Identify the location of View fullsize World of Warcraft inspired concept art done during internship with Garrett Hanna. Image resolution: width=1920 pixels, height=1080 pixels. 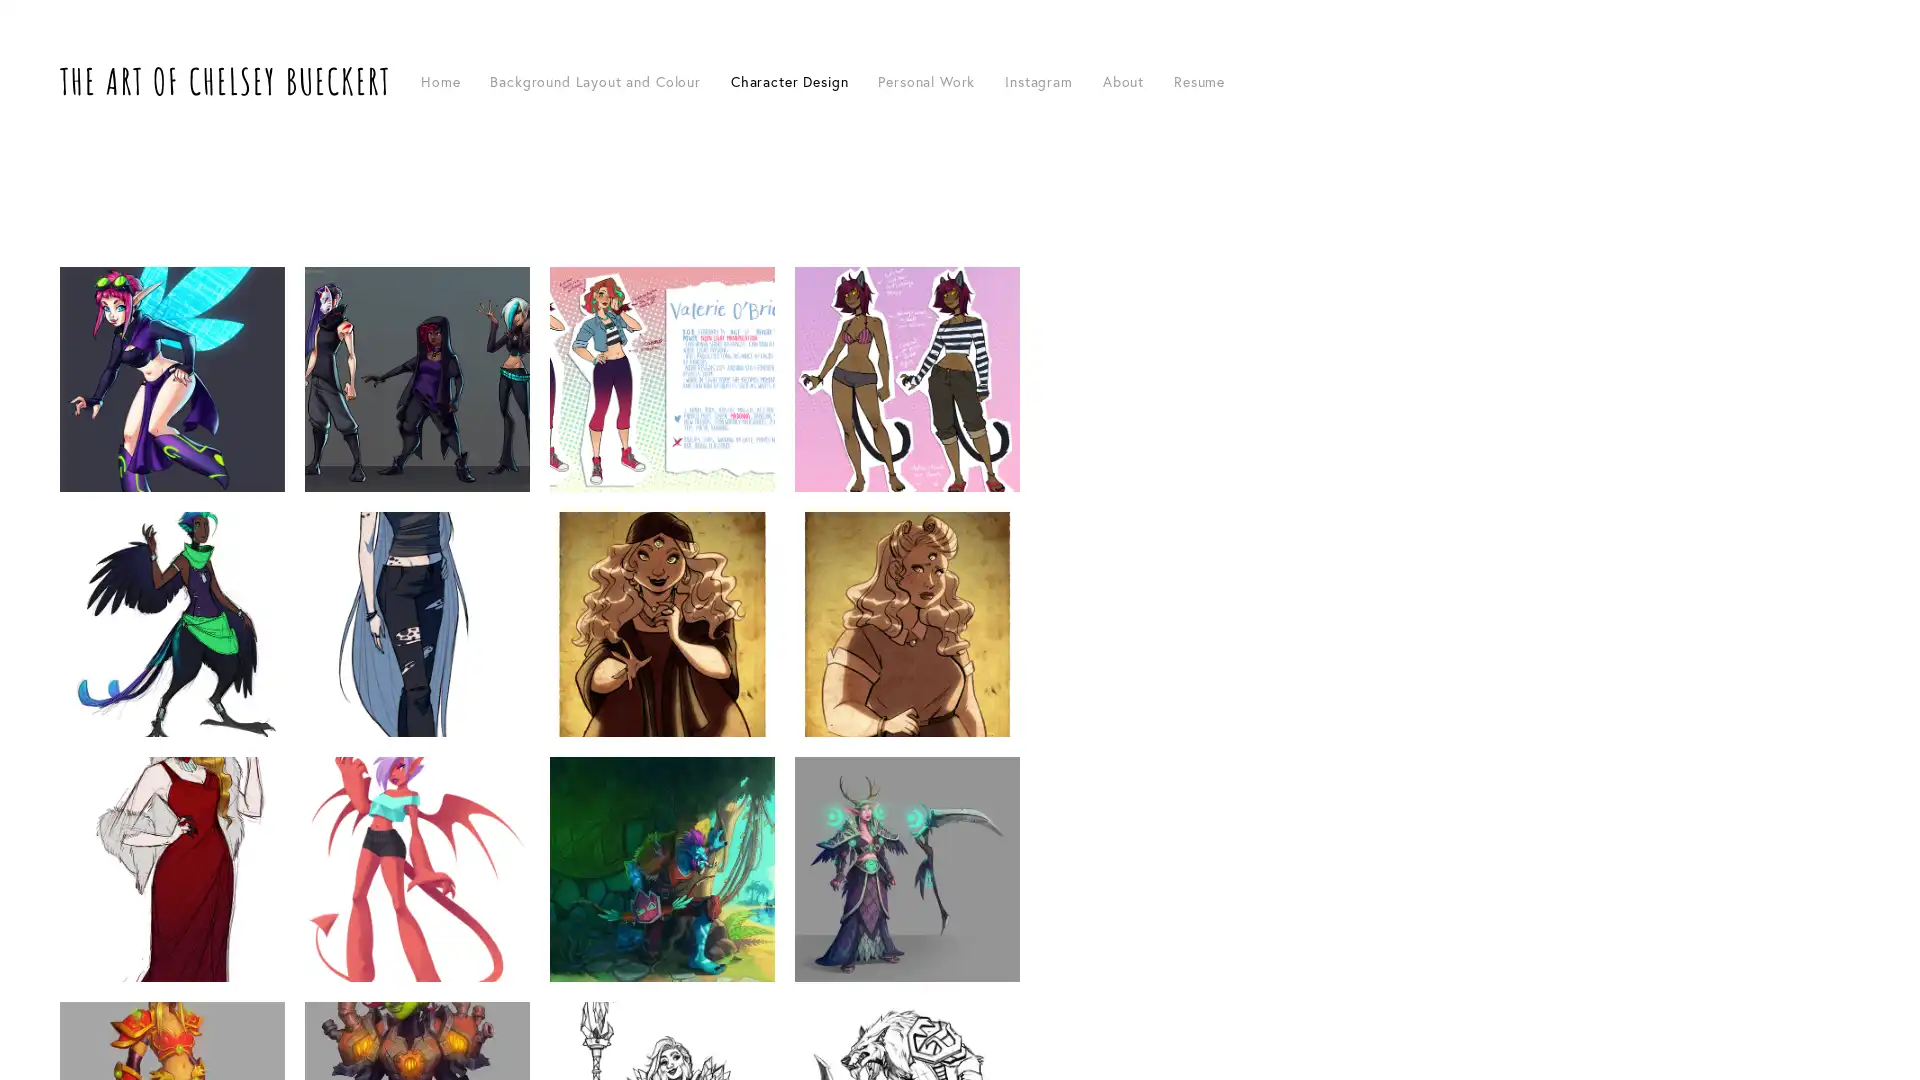
(906, 868).